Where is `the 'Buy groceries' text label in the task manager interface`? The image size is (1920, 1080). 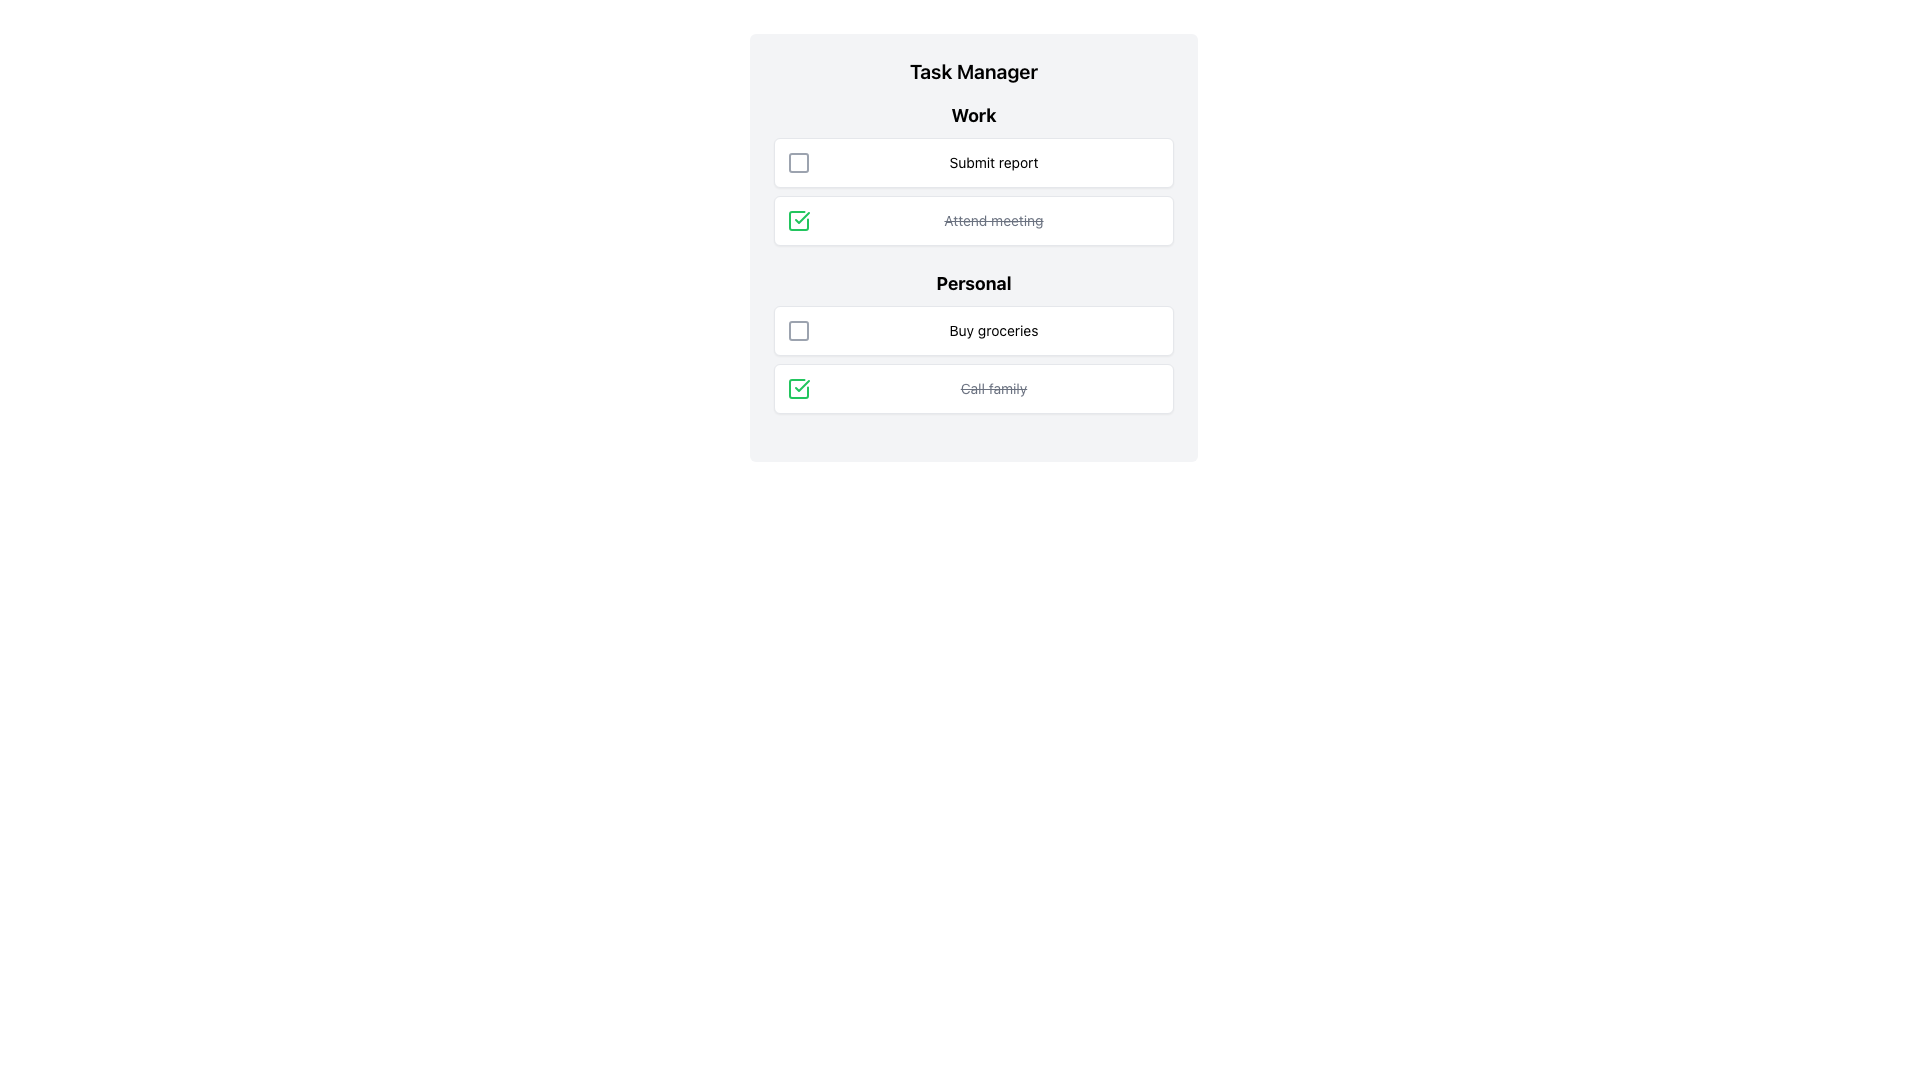 the 'Buy groceries' text label in the task manager interface is located at coordinates (993, 330).